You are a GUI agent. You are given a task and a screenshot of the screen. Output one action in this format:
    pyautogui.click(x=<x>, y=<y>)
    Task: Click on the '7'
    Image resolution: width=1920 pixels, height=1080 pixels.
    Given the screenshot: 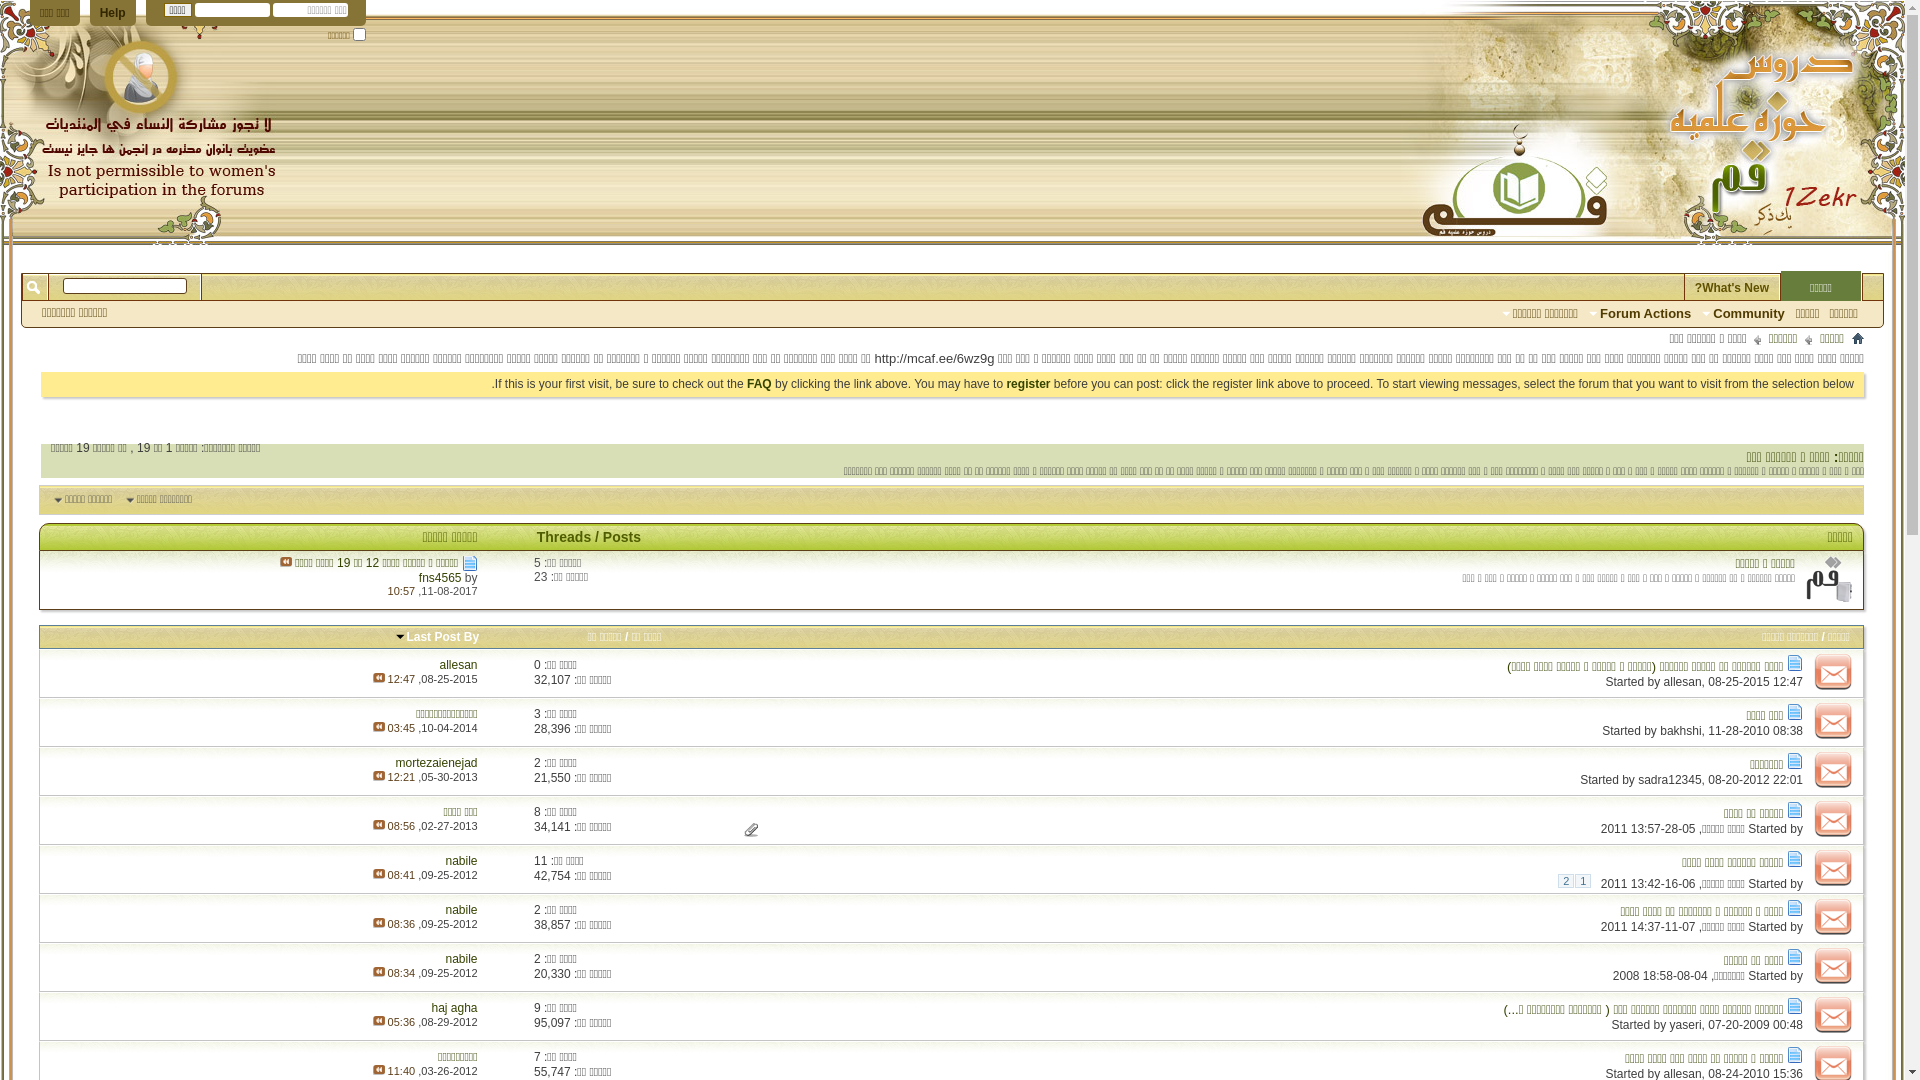 What is the action you would take?
    pyautogui.click(x=537, y=1055)
    